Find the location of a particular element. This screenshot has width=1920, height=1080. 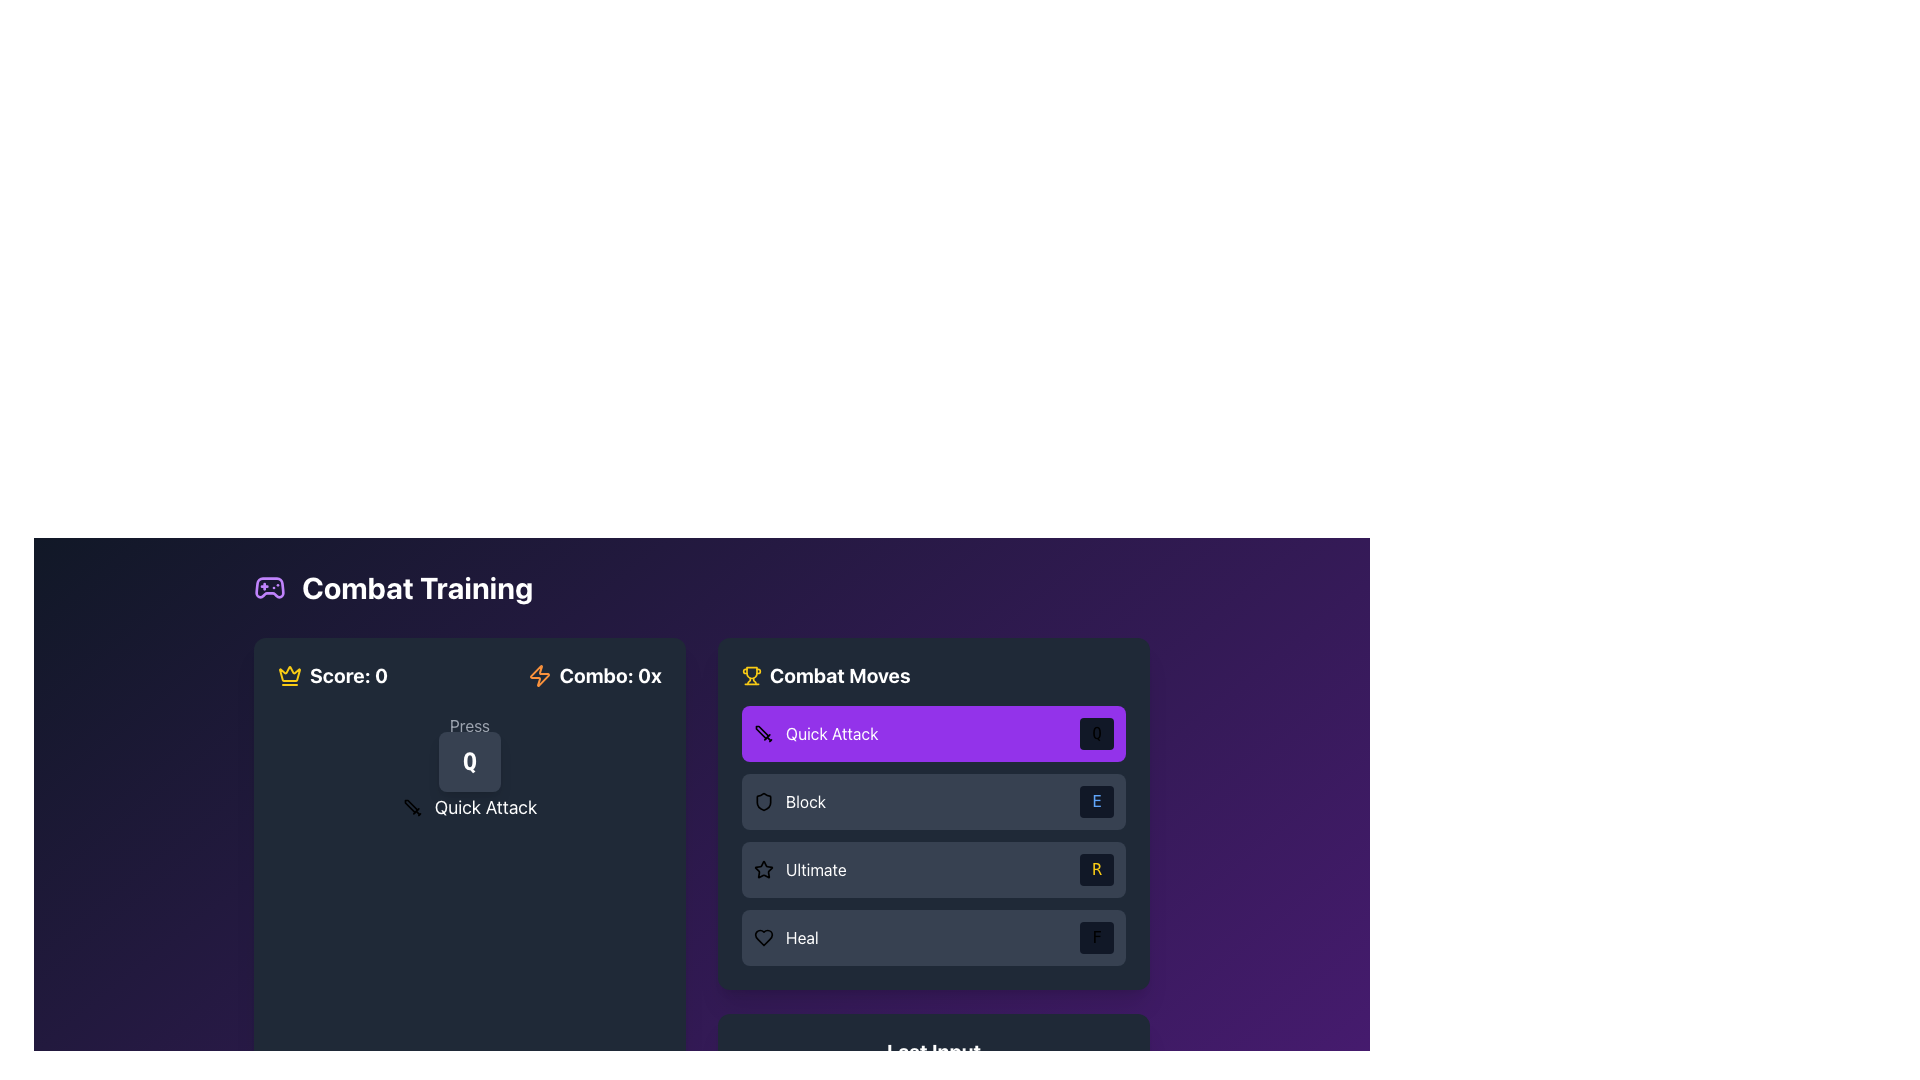

the Text Label with Icon displaying 'Combo: 0x' styled in bold white with an orange lightning icon, located at the top-right section of the 'Combat Training' panel is located at coordinates (593, 675).